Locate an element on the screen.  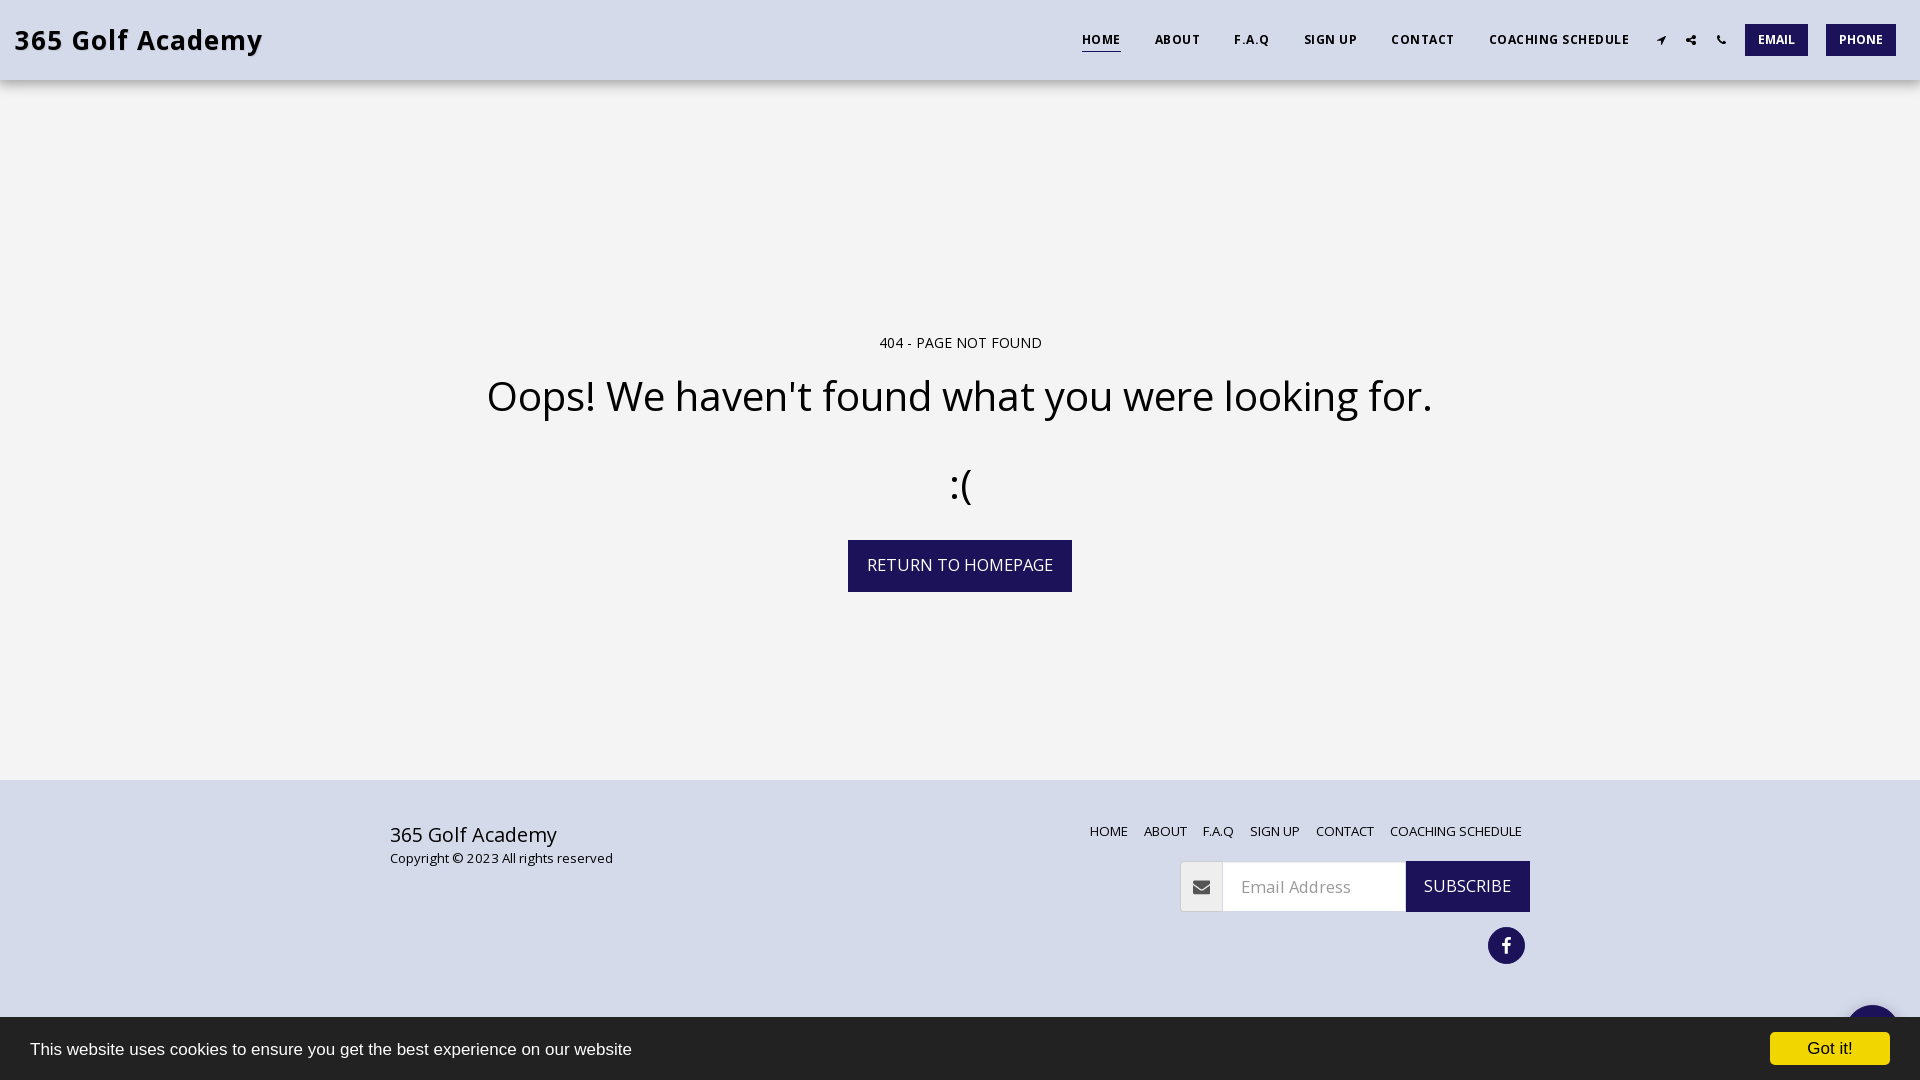
' ' is located at coordinates (1871, 1032).